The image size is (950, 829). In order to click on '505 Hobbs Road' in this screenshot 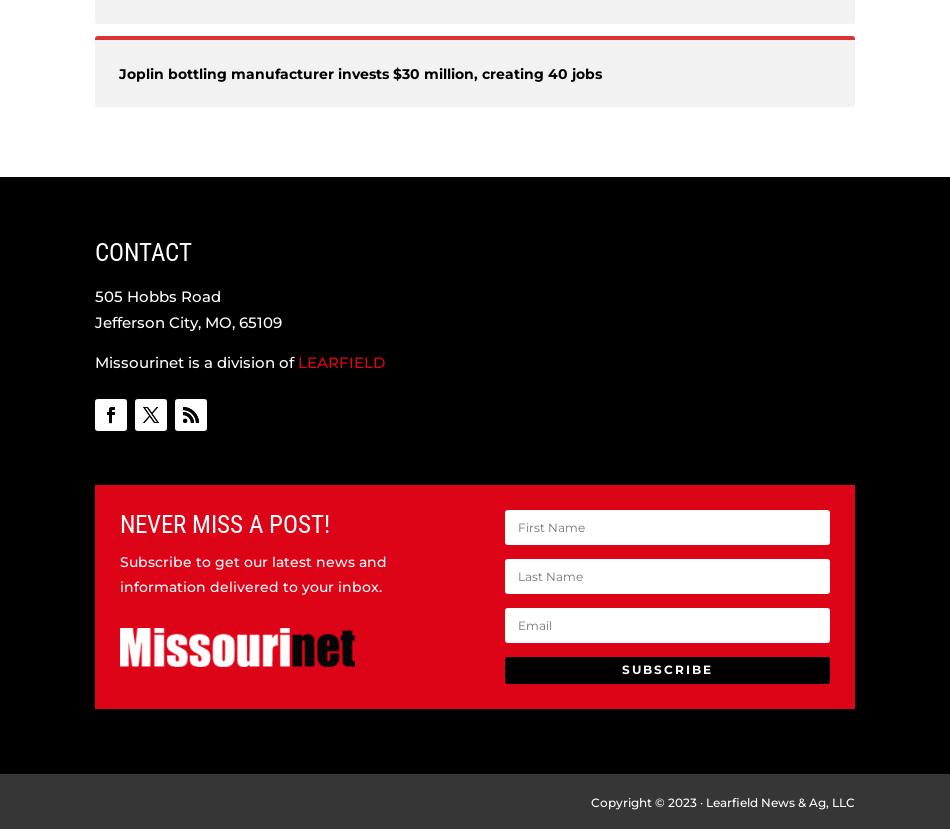, I will do `click(157, 295)`.